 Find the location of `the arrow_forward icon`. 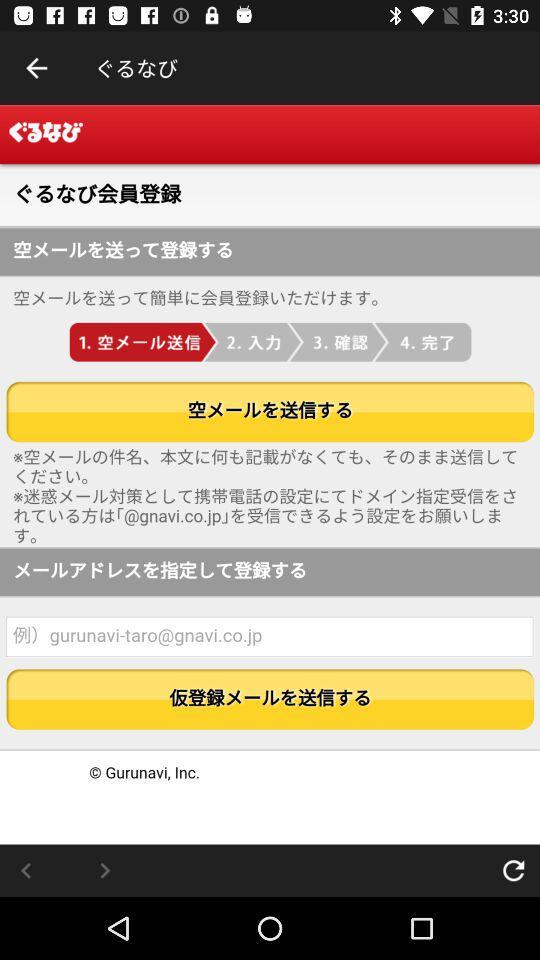

the arrow_forward icon is located at coordinates (104, 869).